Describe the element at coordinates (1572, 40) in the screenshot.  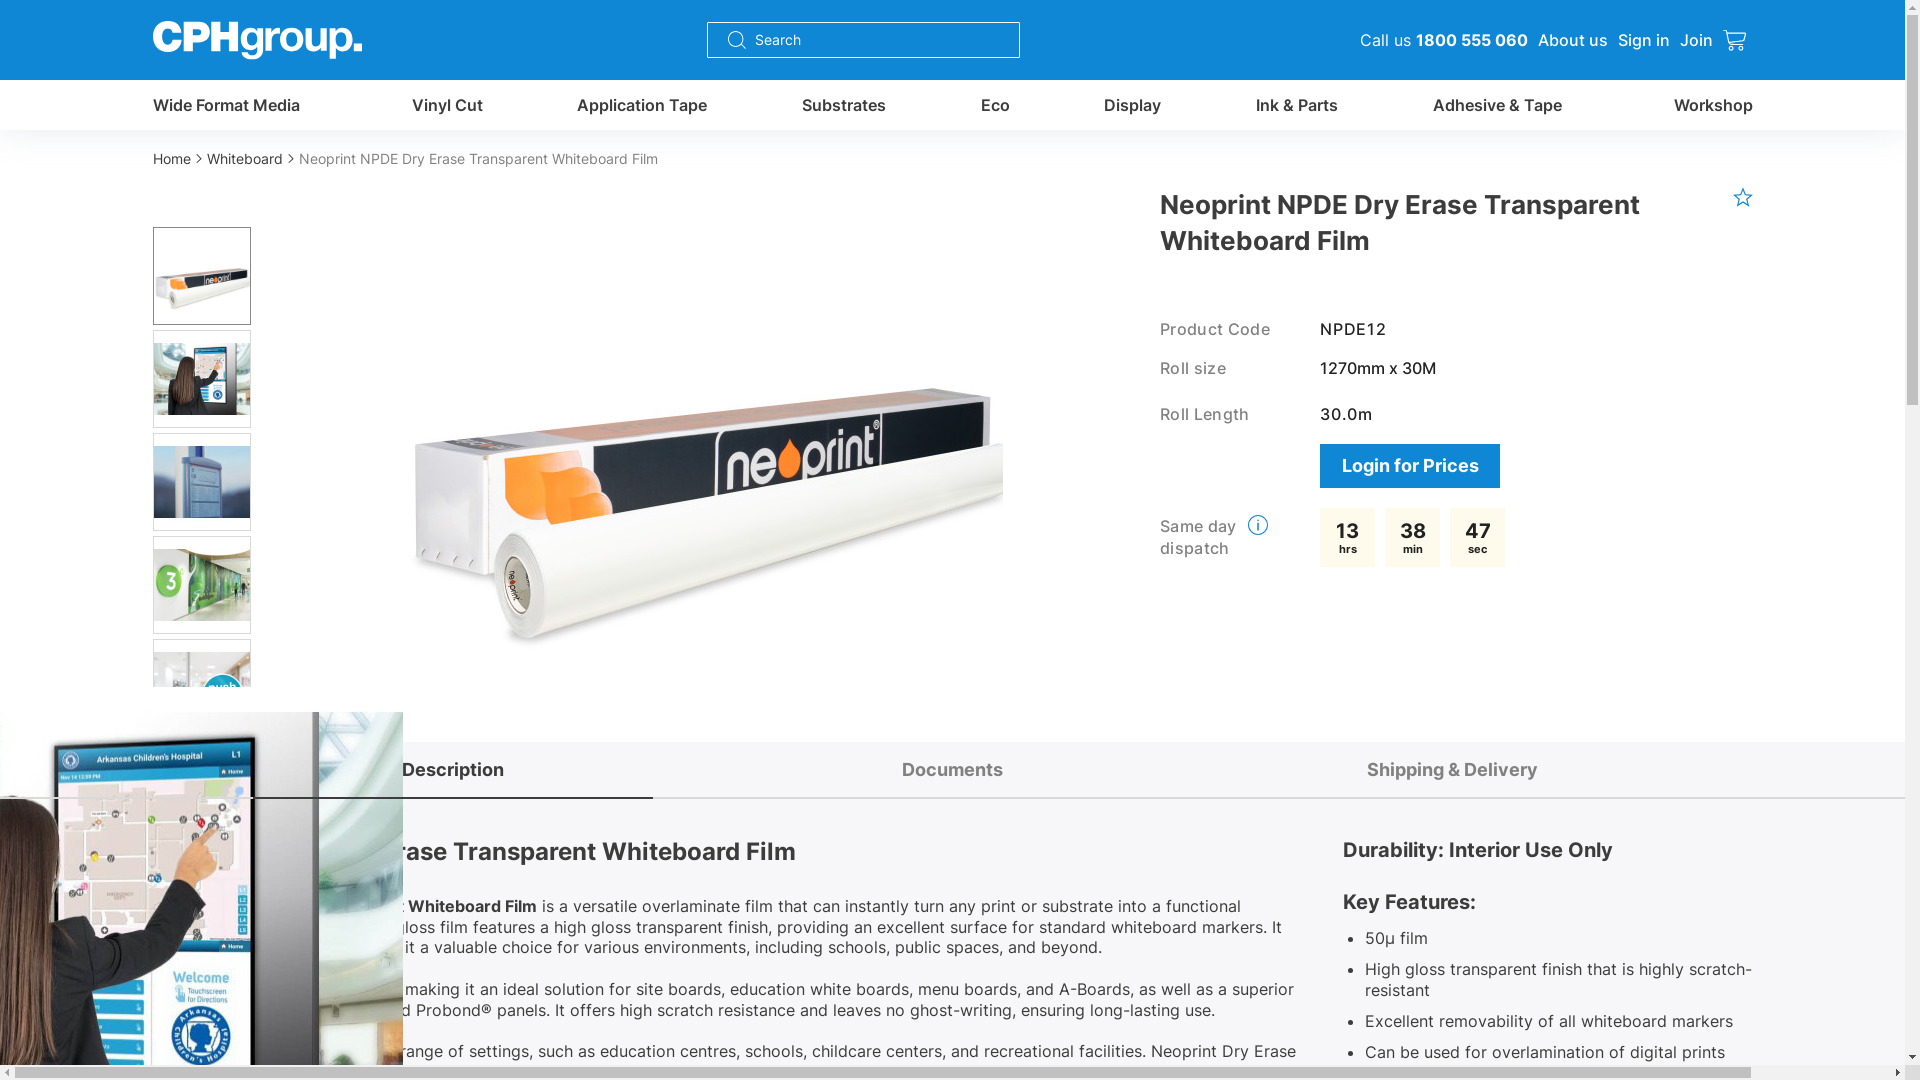
I see `'About us'` at that location.